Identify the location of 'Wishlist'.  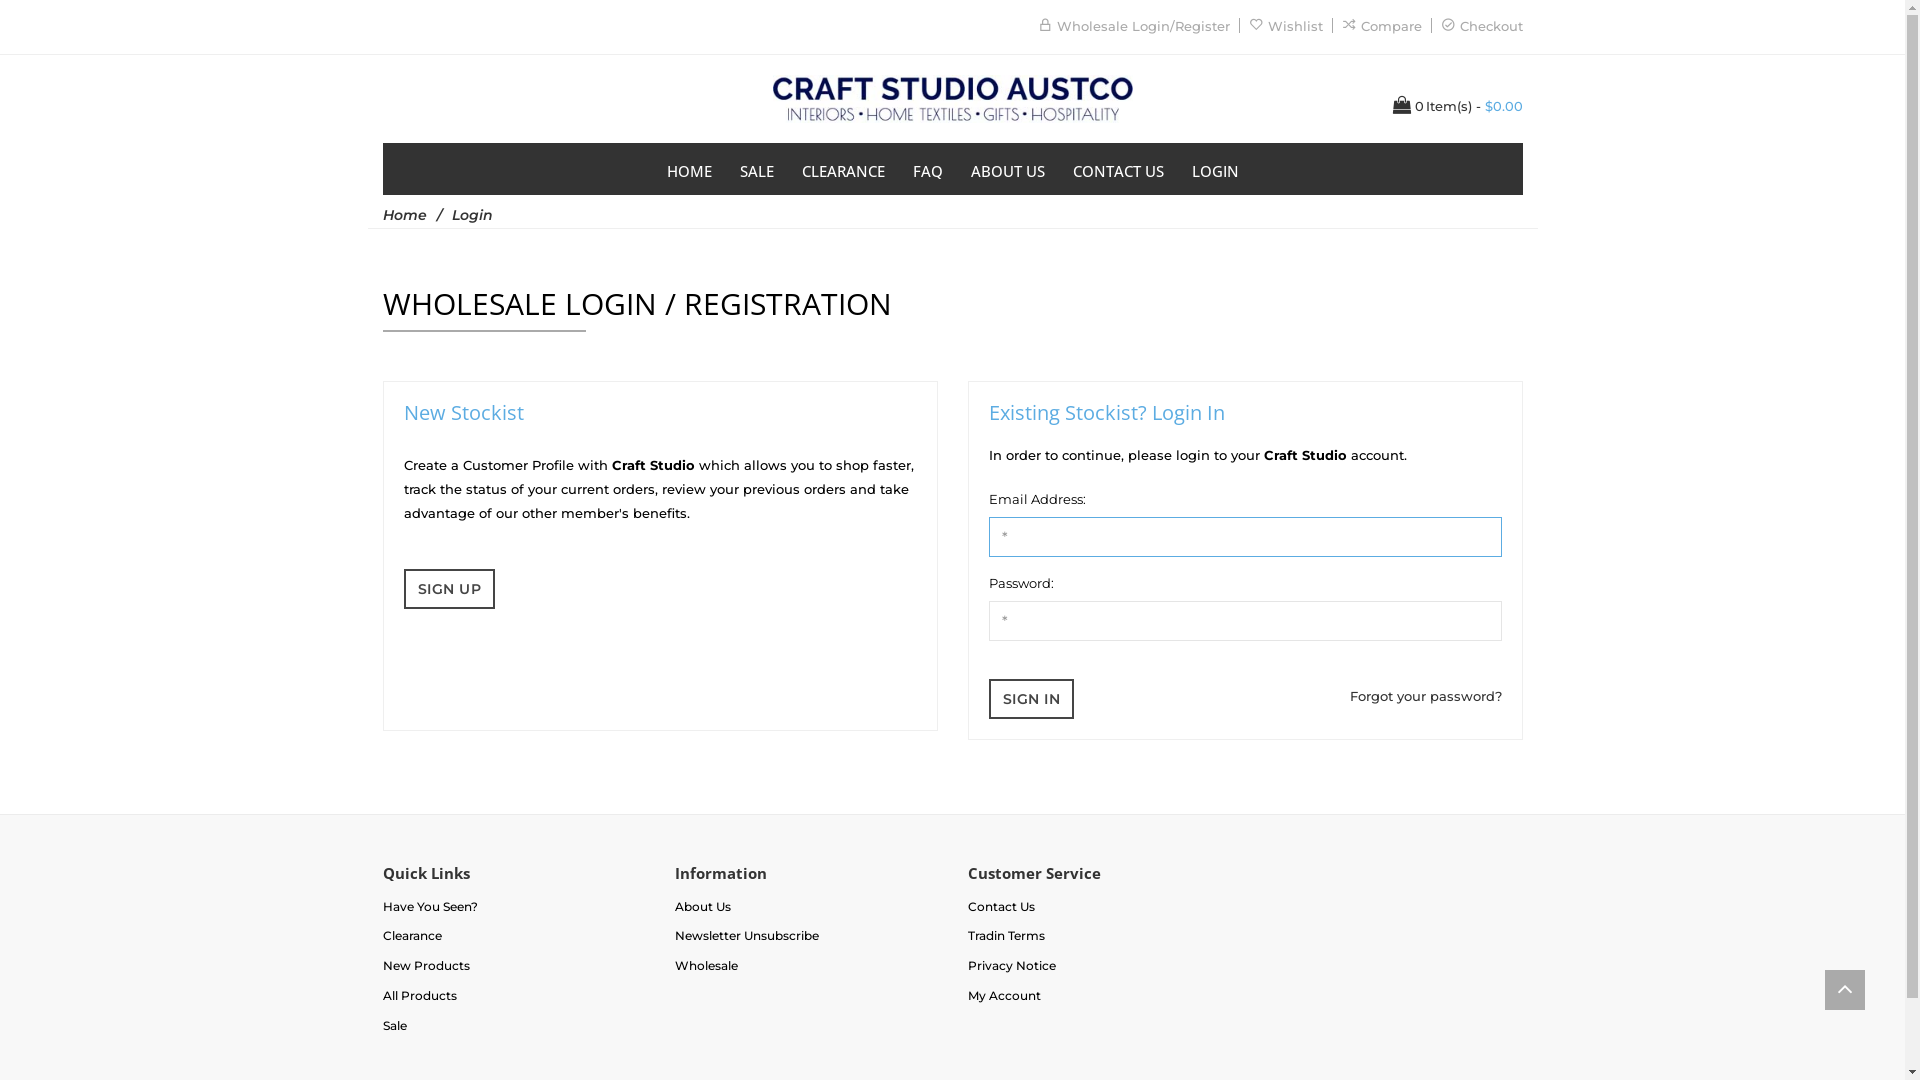
(1295, 26).